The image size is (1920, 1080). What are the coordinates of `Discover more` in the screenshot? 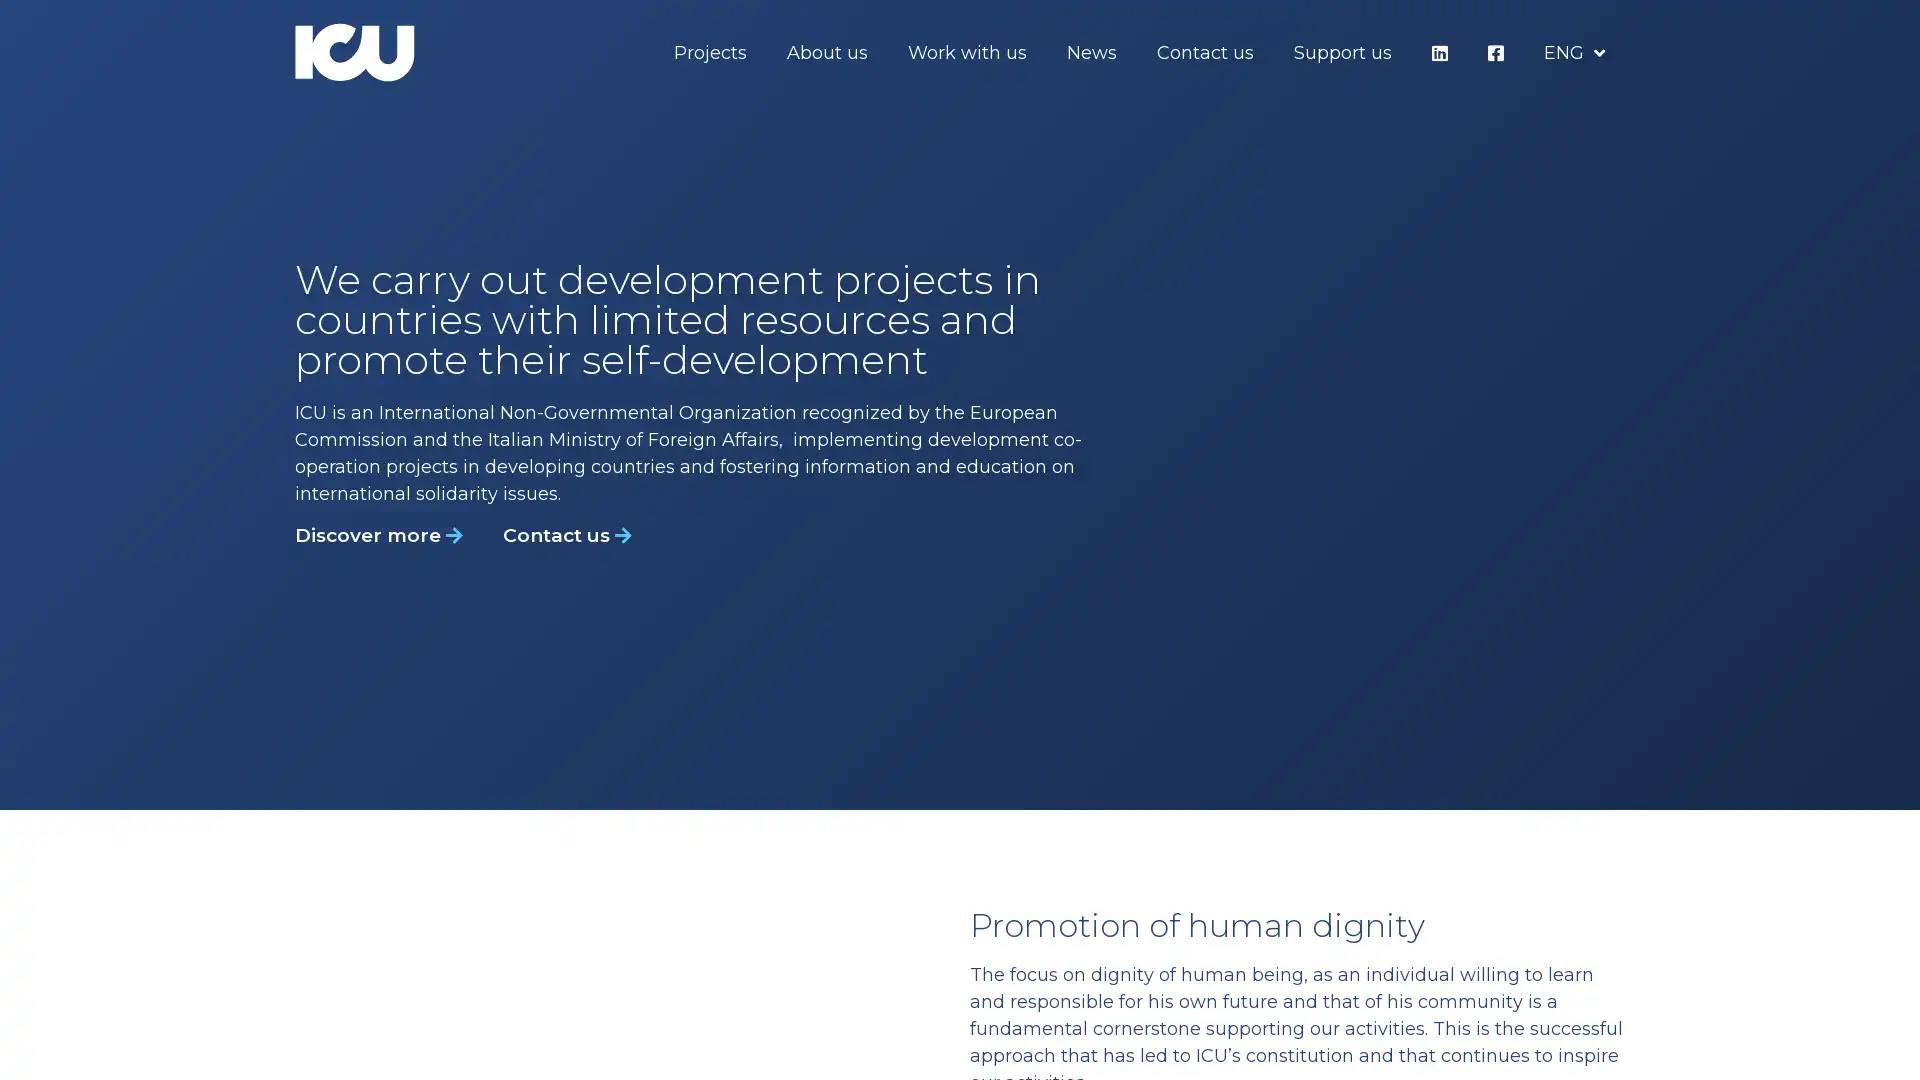 It's located at (379, 534).